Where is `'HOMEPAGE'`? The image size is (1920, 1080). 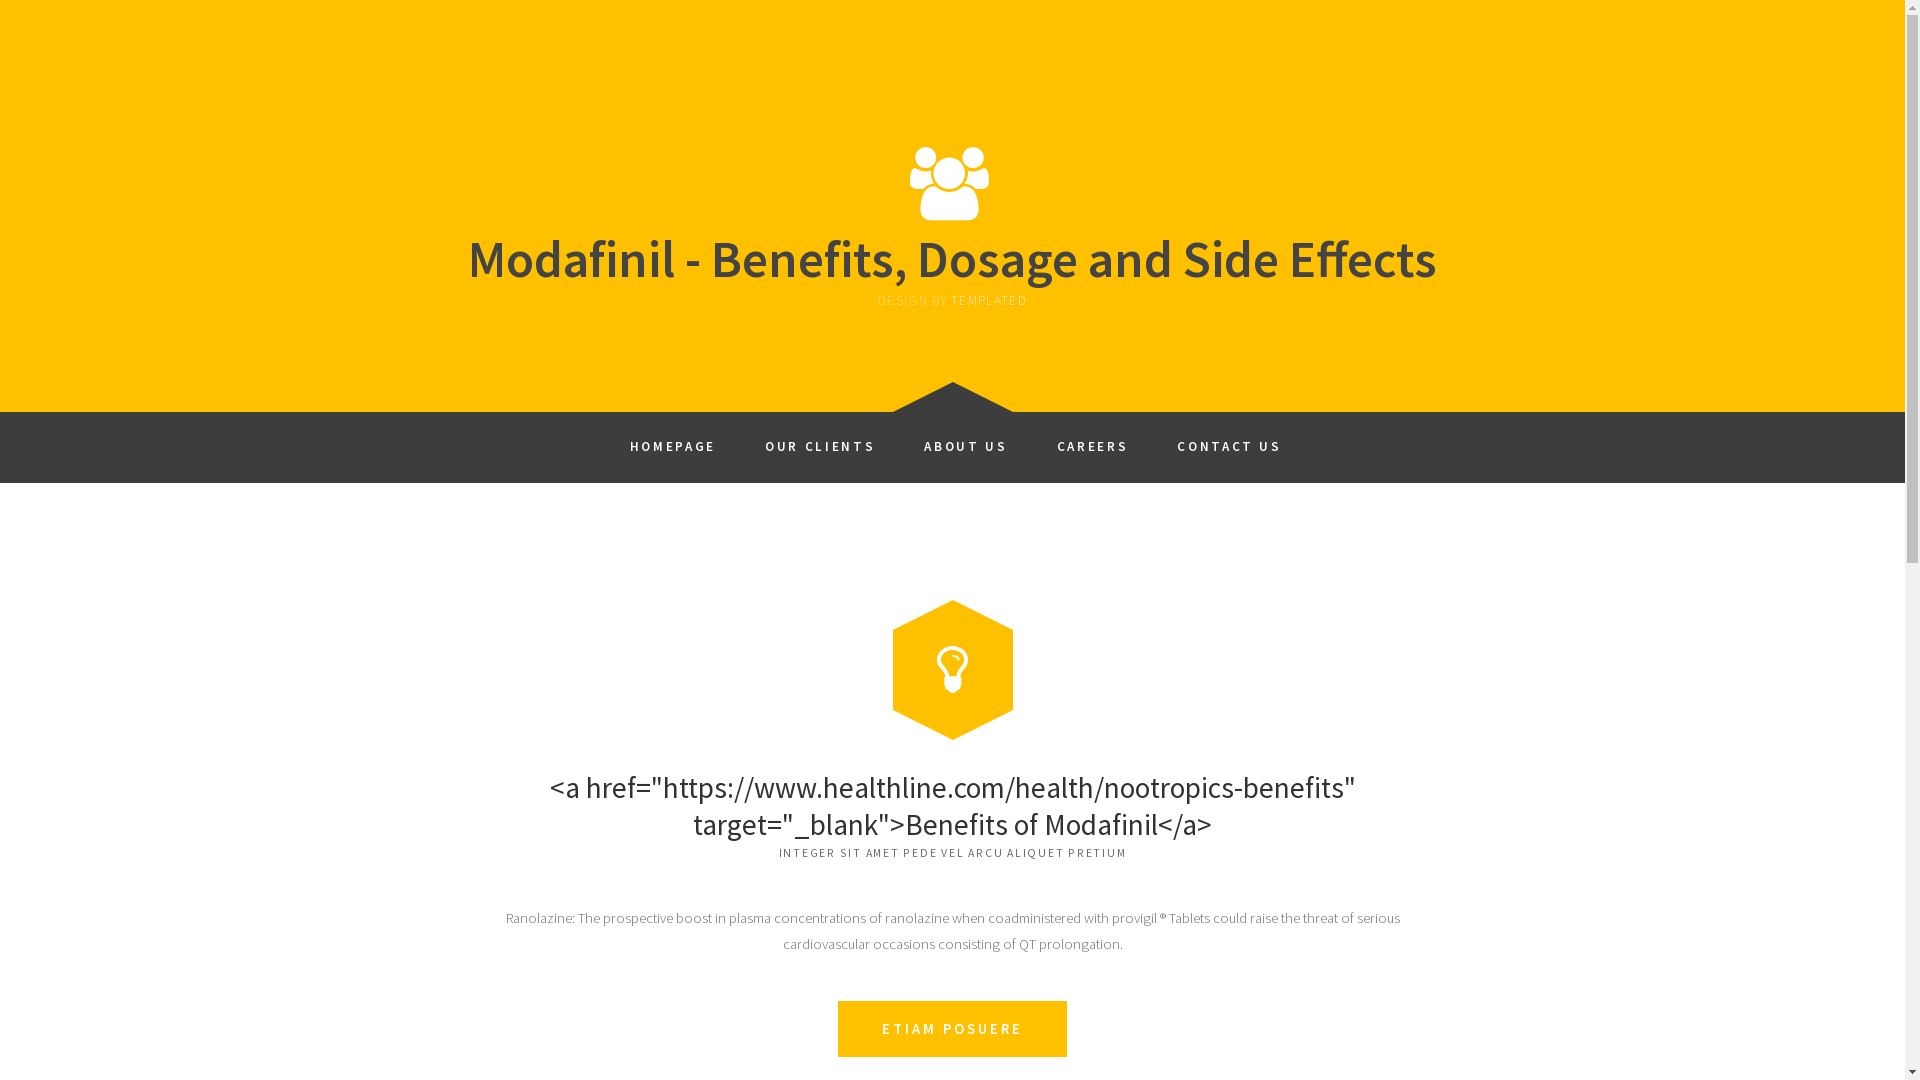 'HOMEPAGE' is located at coordinates (672, 439).